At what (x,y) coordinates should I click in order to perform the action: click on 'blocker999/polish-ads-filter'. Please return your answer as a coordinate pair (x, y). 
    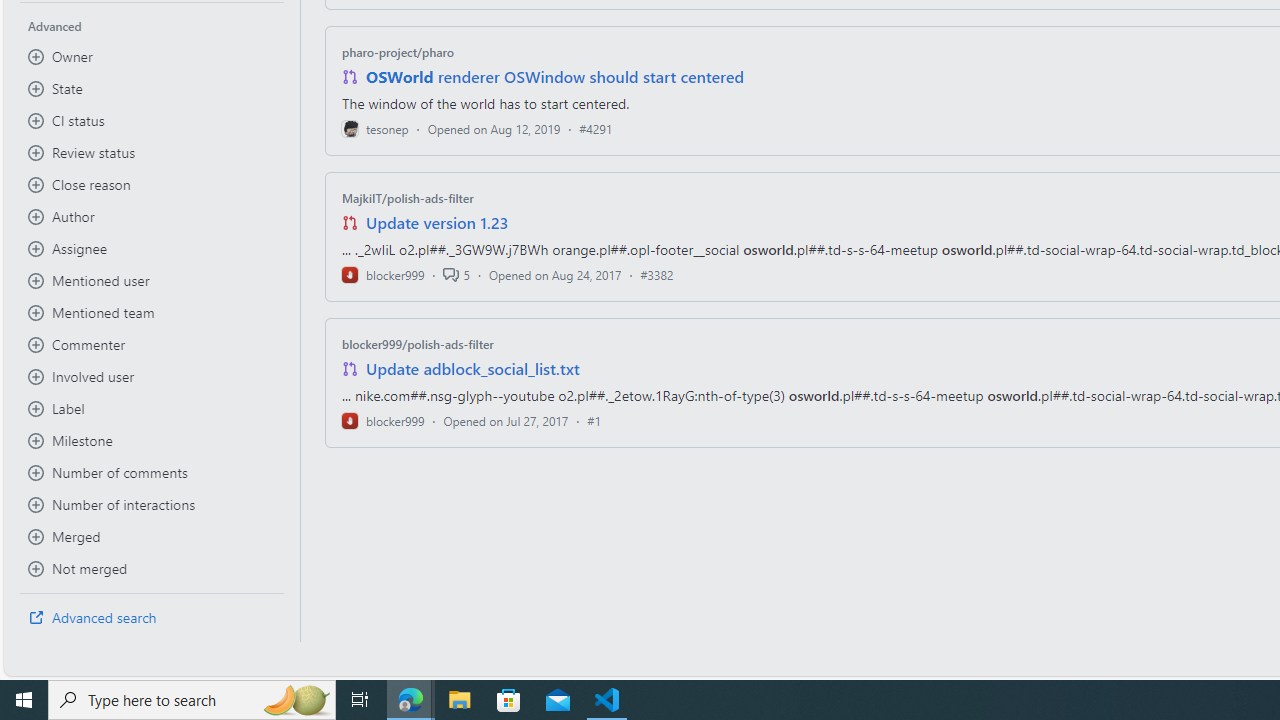
    Looking at the image, I should click on (416, 342).